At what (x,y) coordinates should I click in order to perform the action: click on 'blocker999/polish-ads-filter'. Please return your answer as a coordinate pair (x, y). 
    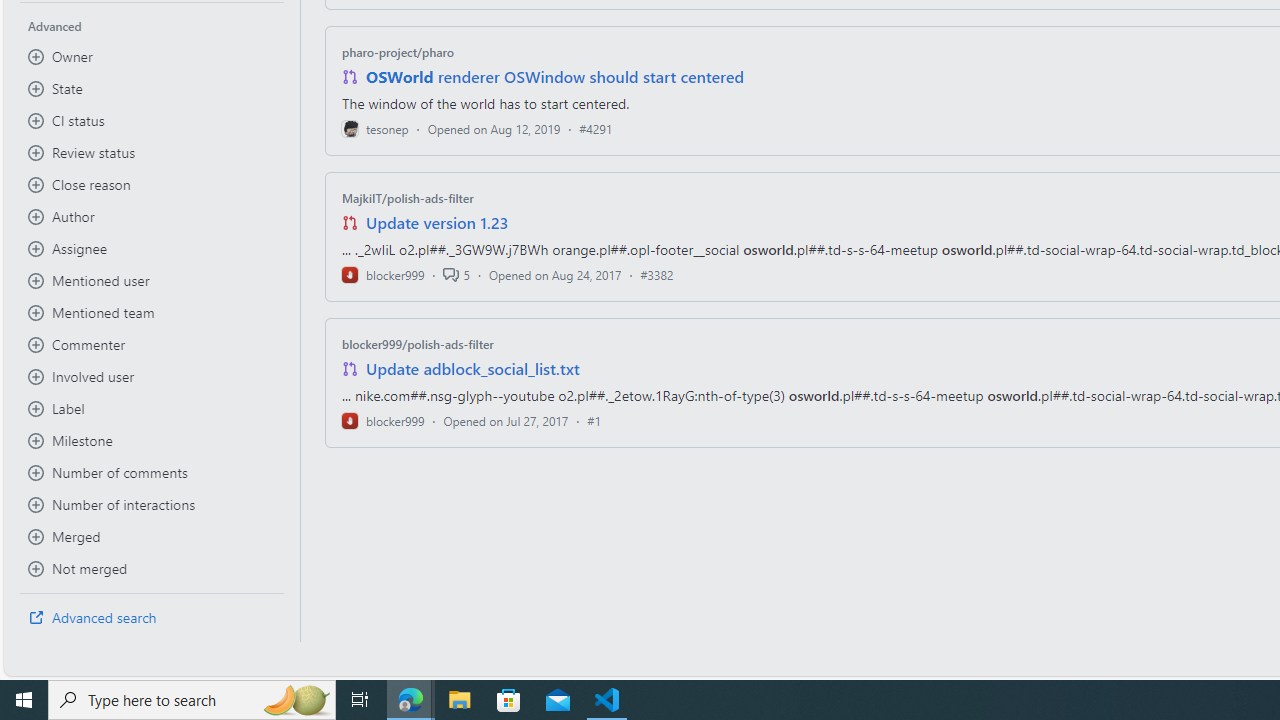
    Looking at the image, I should click on (416, 342).